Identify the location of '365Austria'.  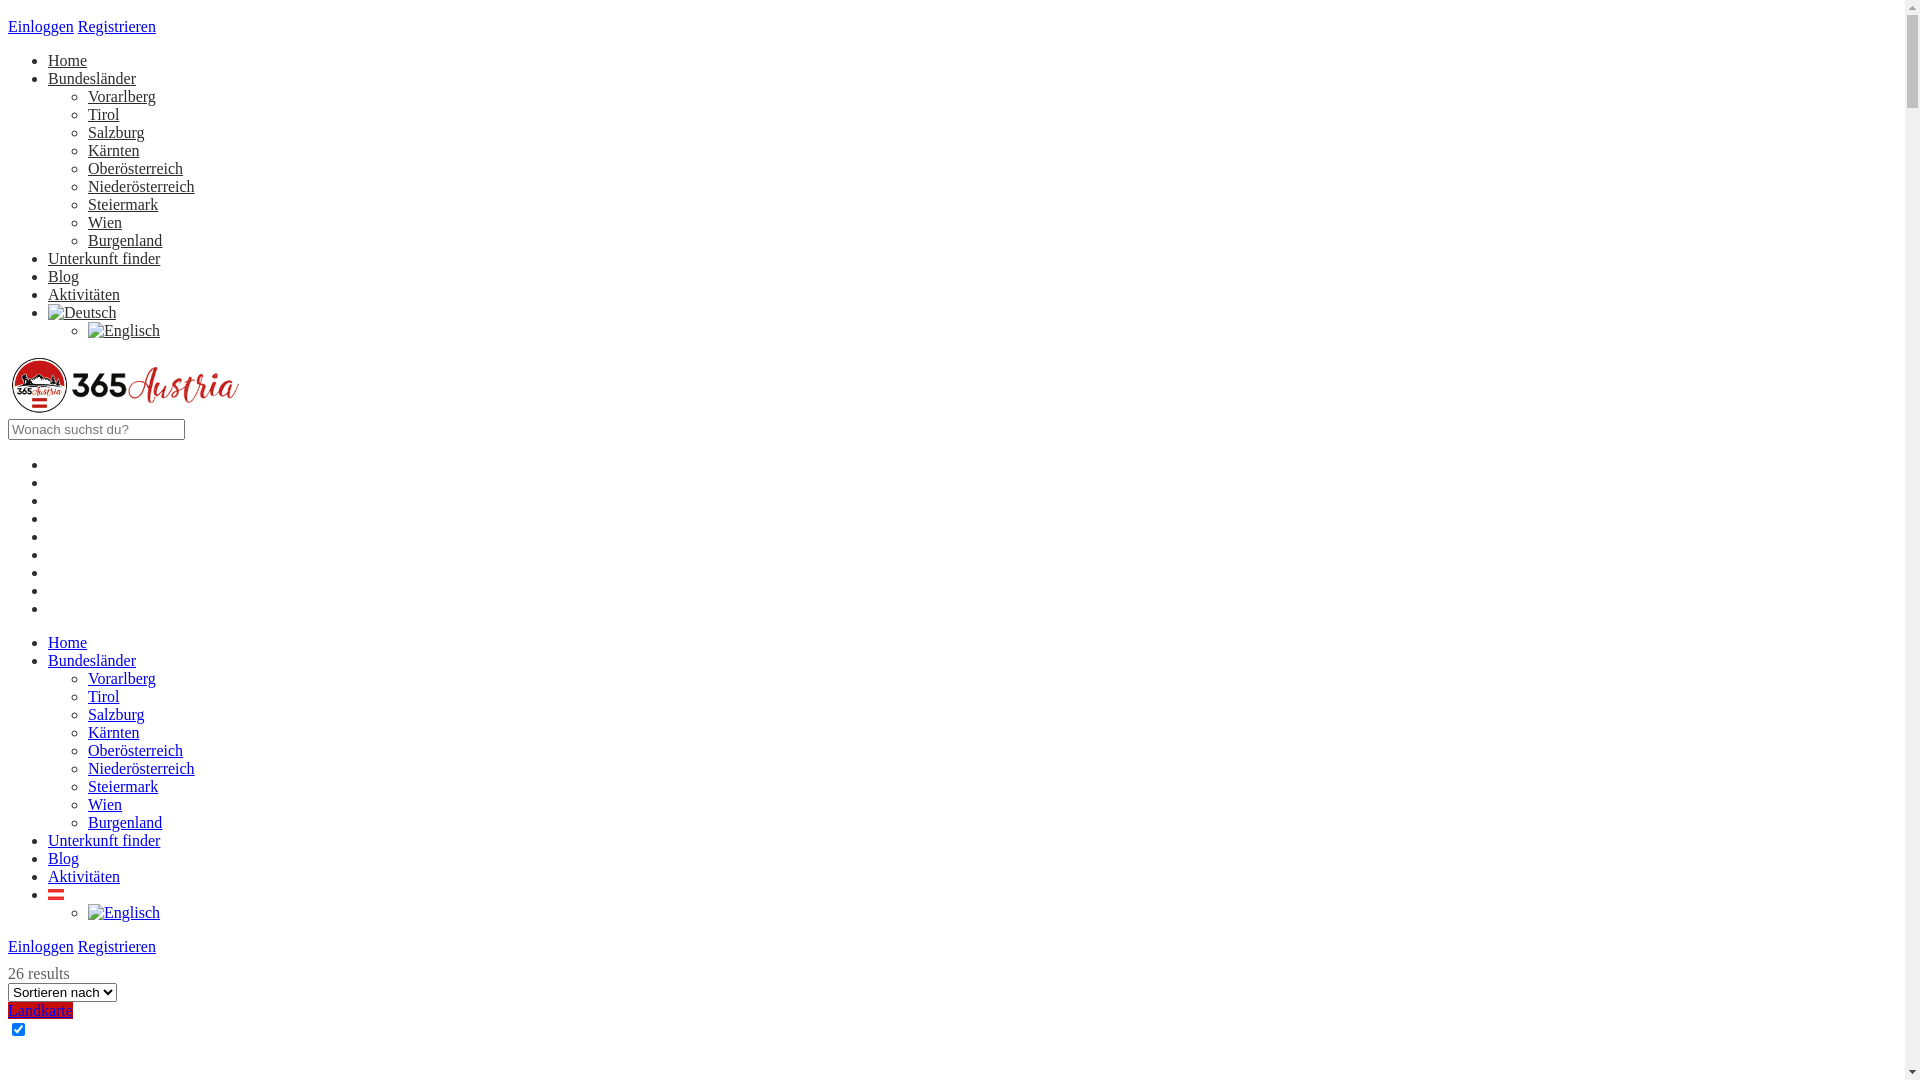
(124, 408).